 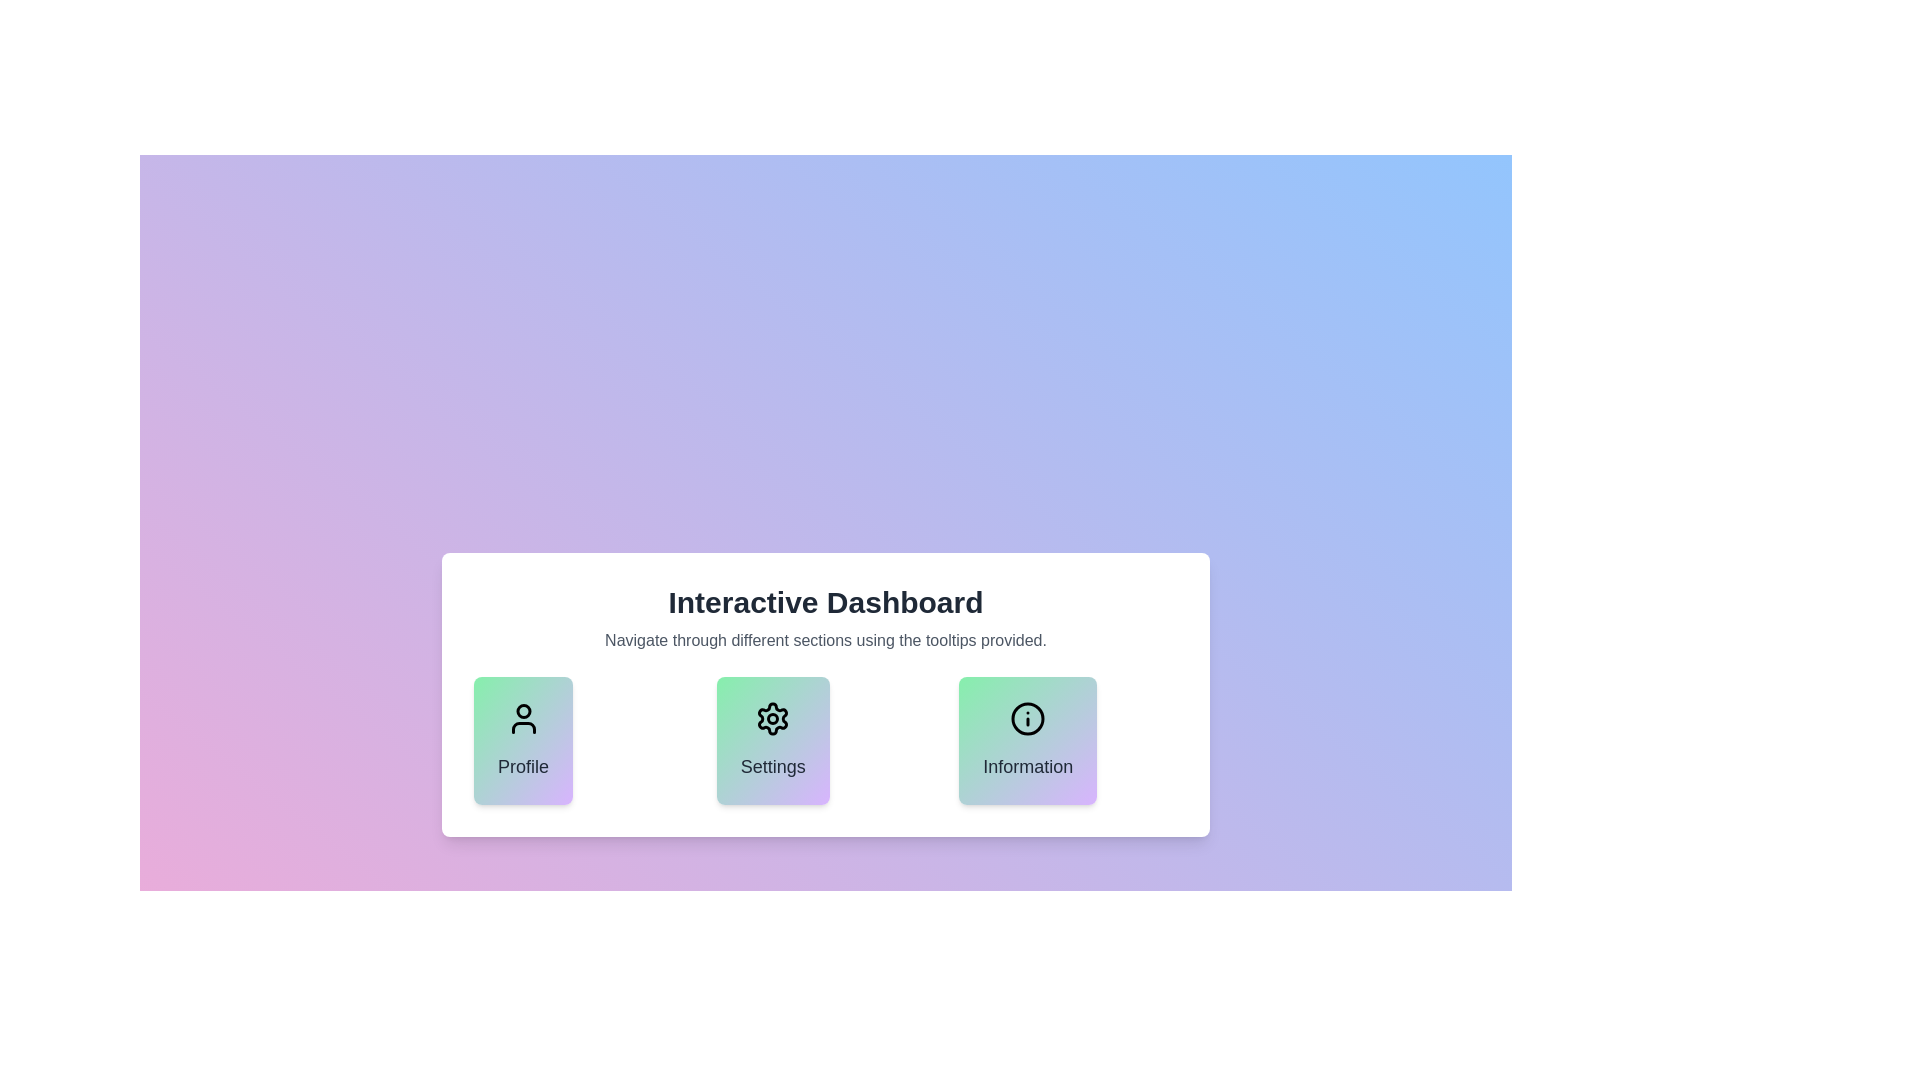 What do you see at coordinates (523, 710) in the screenshot?
I see `the central Circle element in the SVG graphic representing the user profile within the 'Profile' card` at bounding box center [523, 710].